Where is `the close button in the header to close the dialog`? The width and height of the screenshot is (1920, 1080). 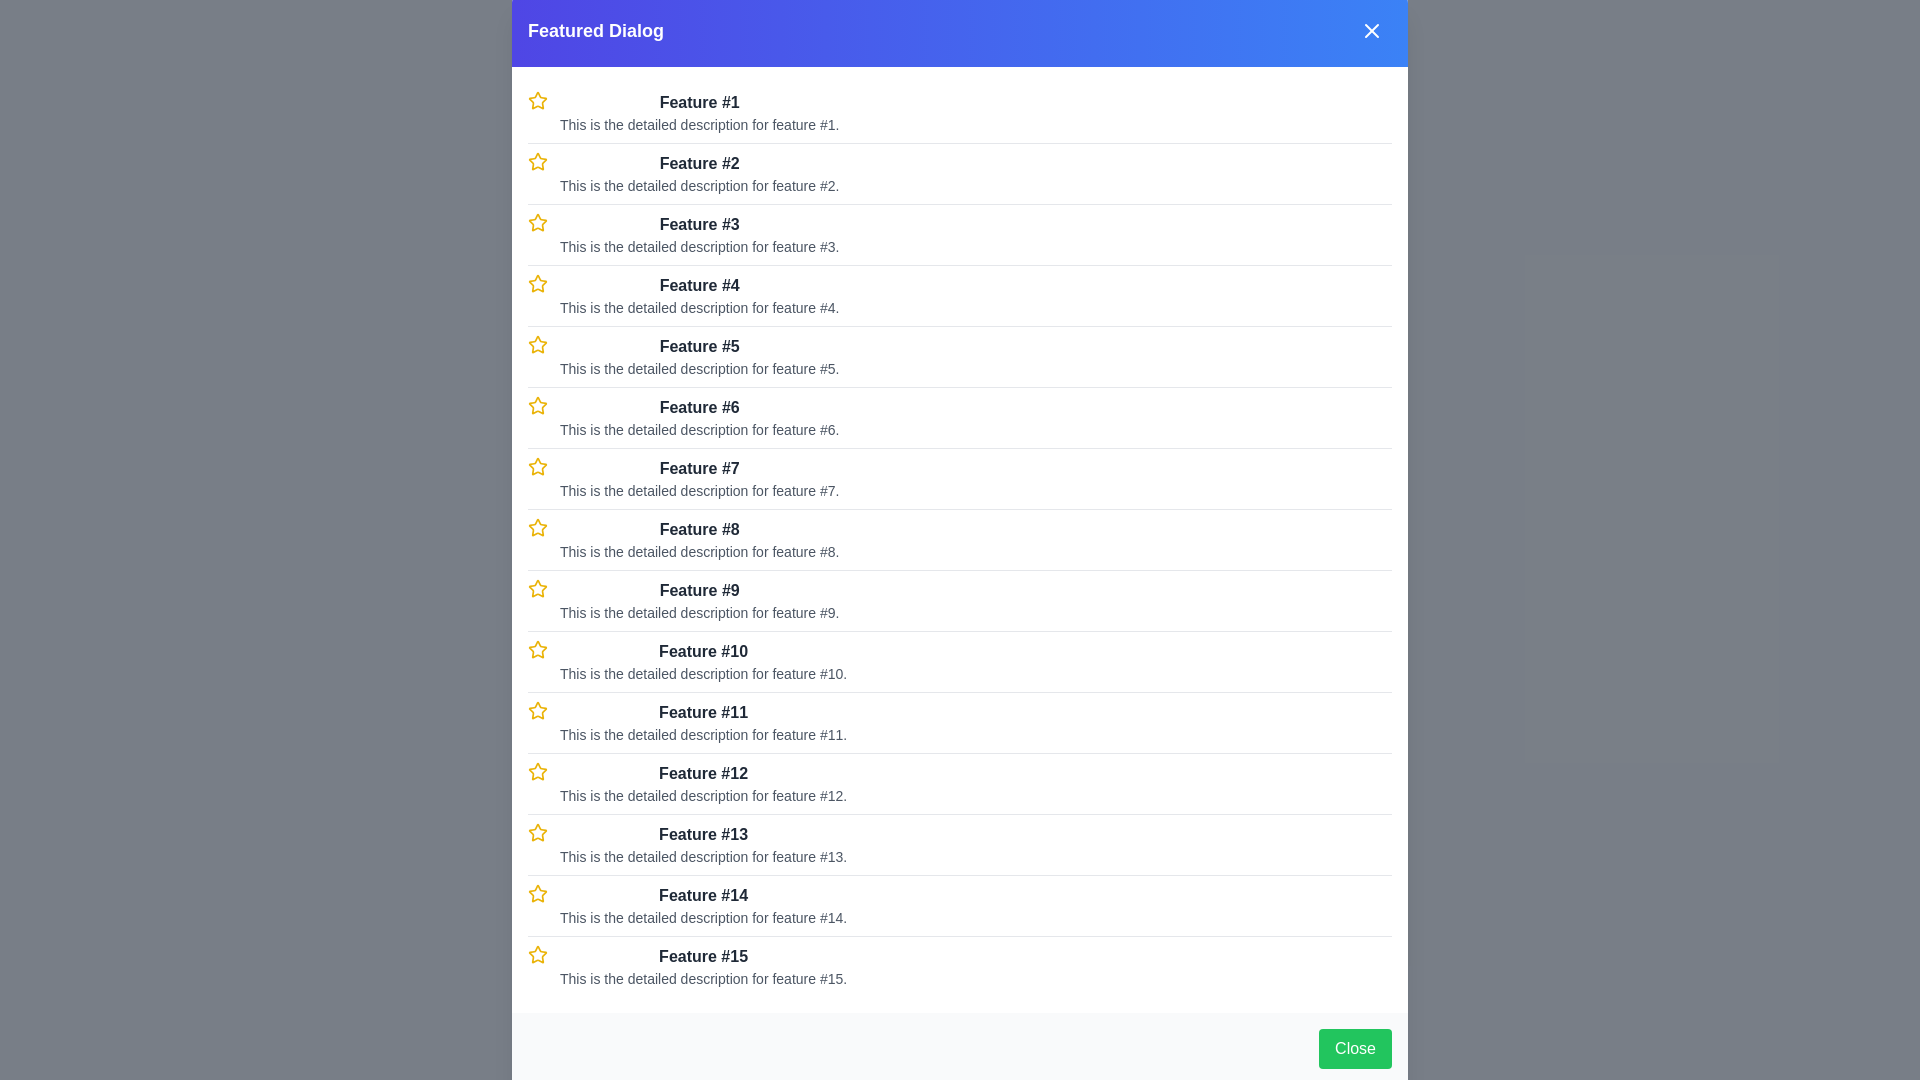 the close button in the header to close the dialog is located at coordinates (1371, 30).